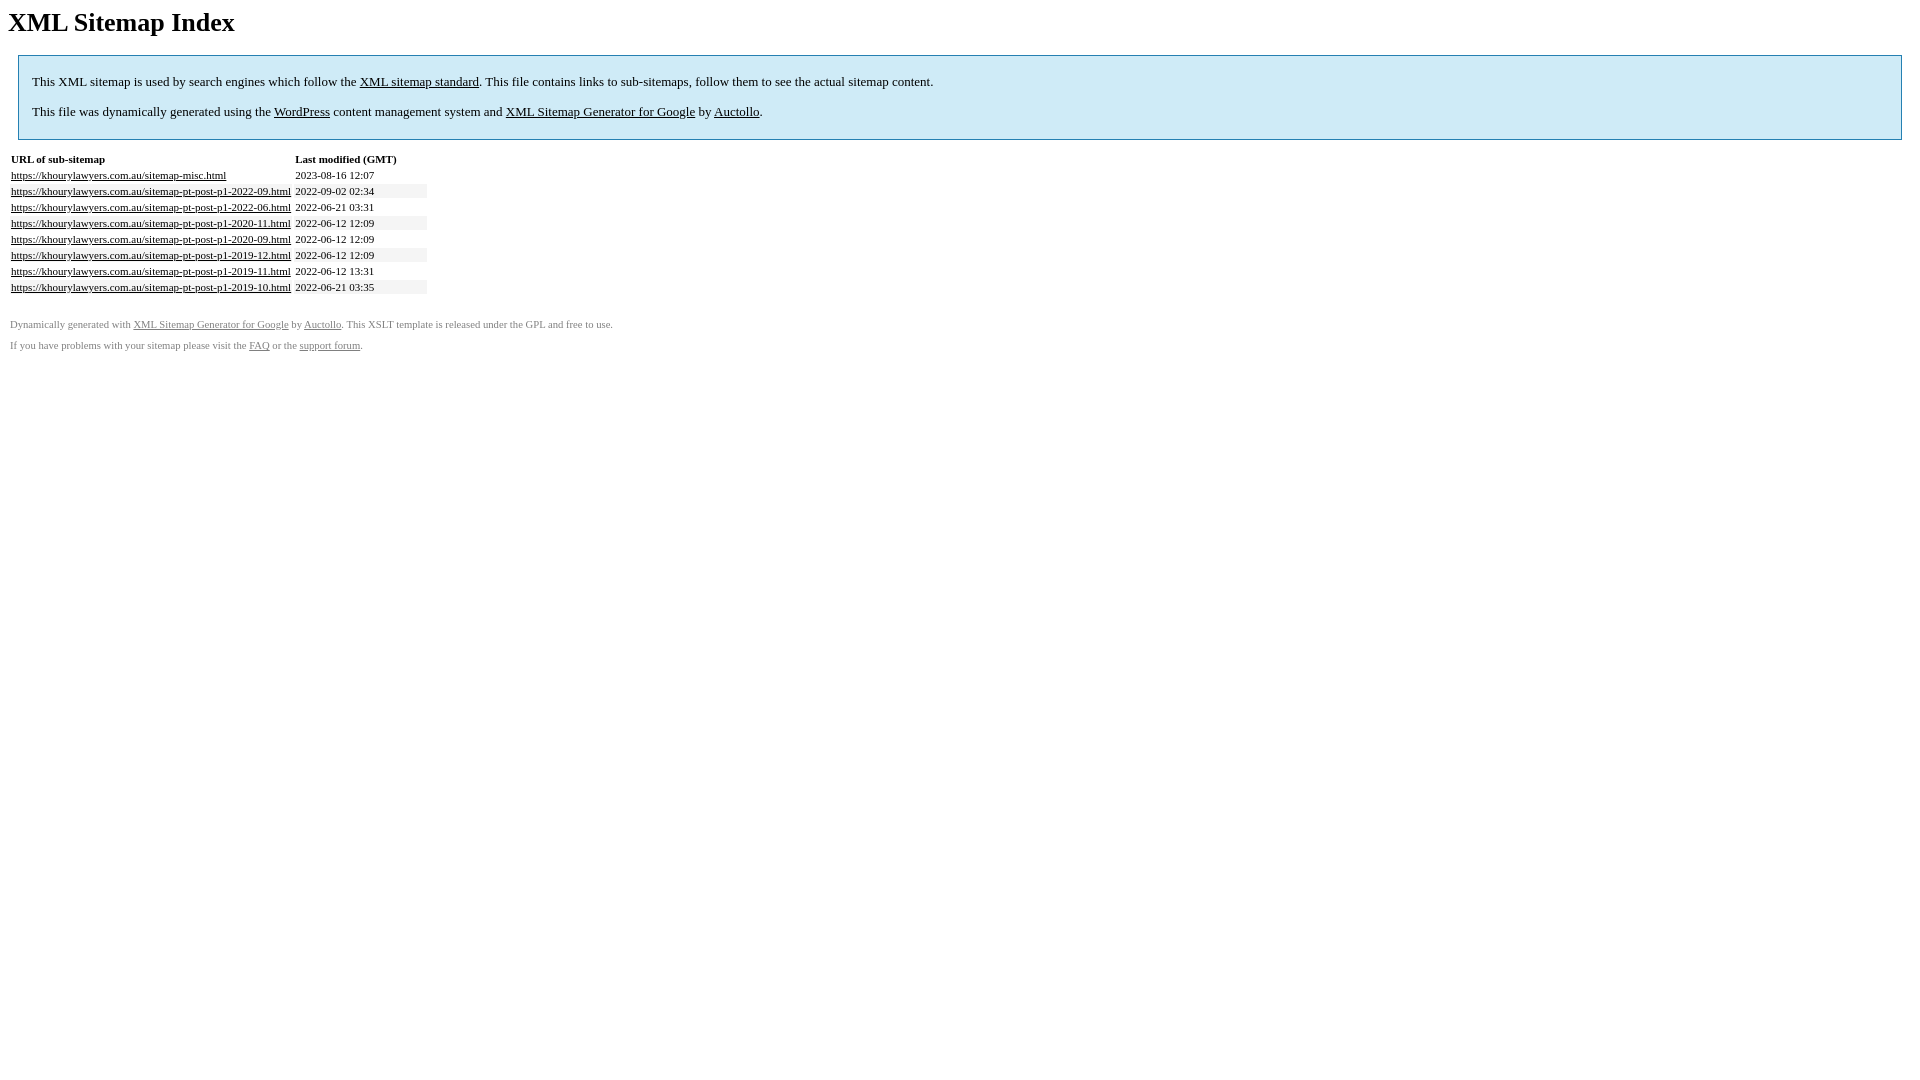 The height and width of the screenshot is (1080, 1920). I want to click on 'support forum', so click(330, 344).